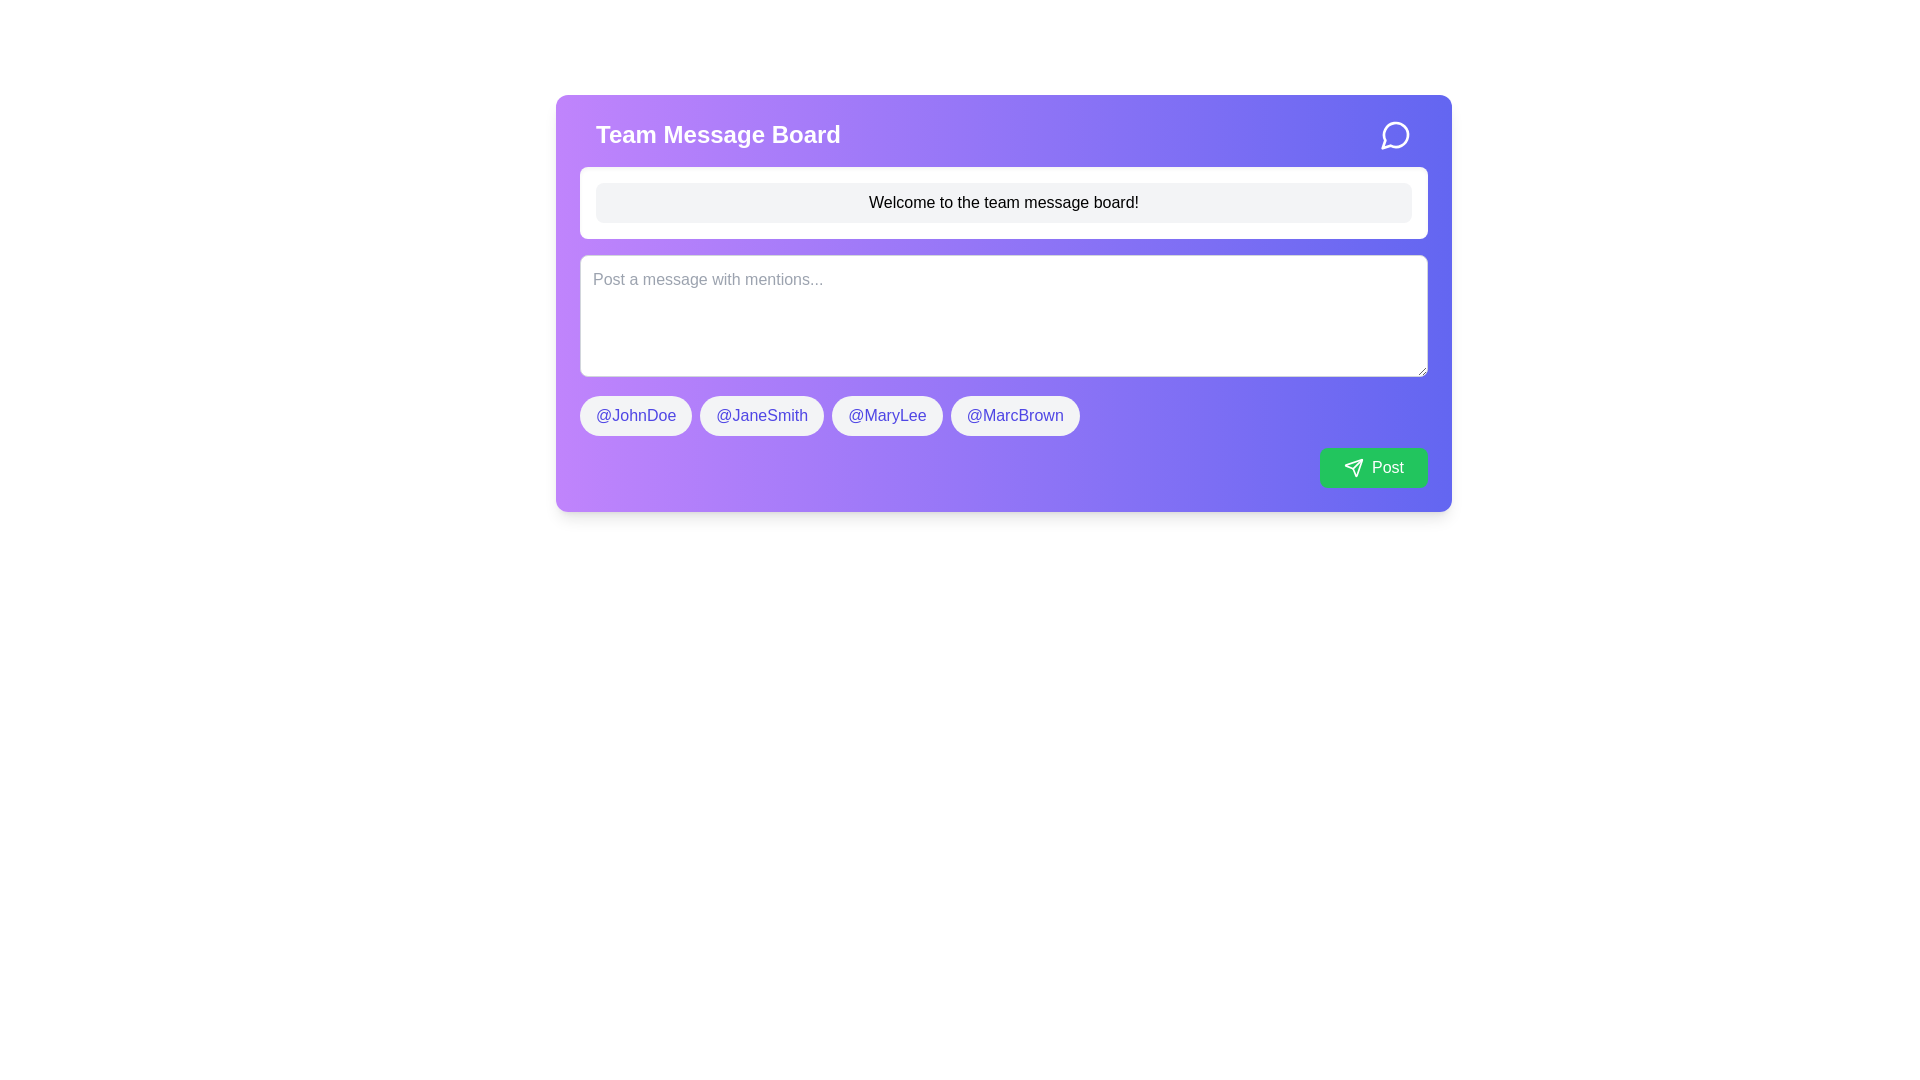 This screenshot has width=1920, height=1080. What do you see at coordinates (1395, 135) in the screenshot?
I see `the circular chat bubble icon with a white color and purple background located at the top-right corner of the 'Team Message Board' header section` at bounding box center [1395, 135].